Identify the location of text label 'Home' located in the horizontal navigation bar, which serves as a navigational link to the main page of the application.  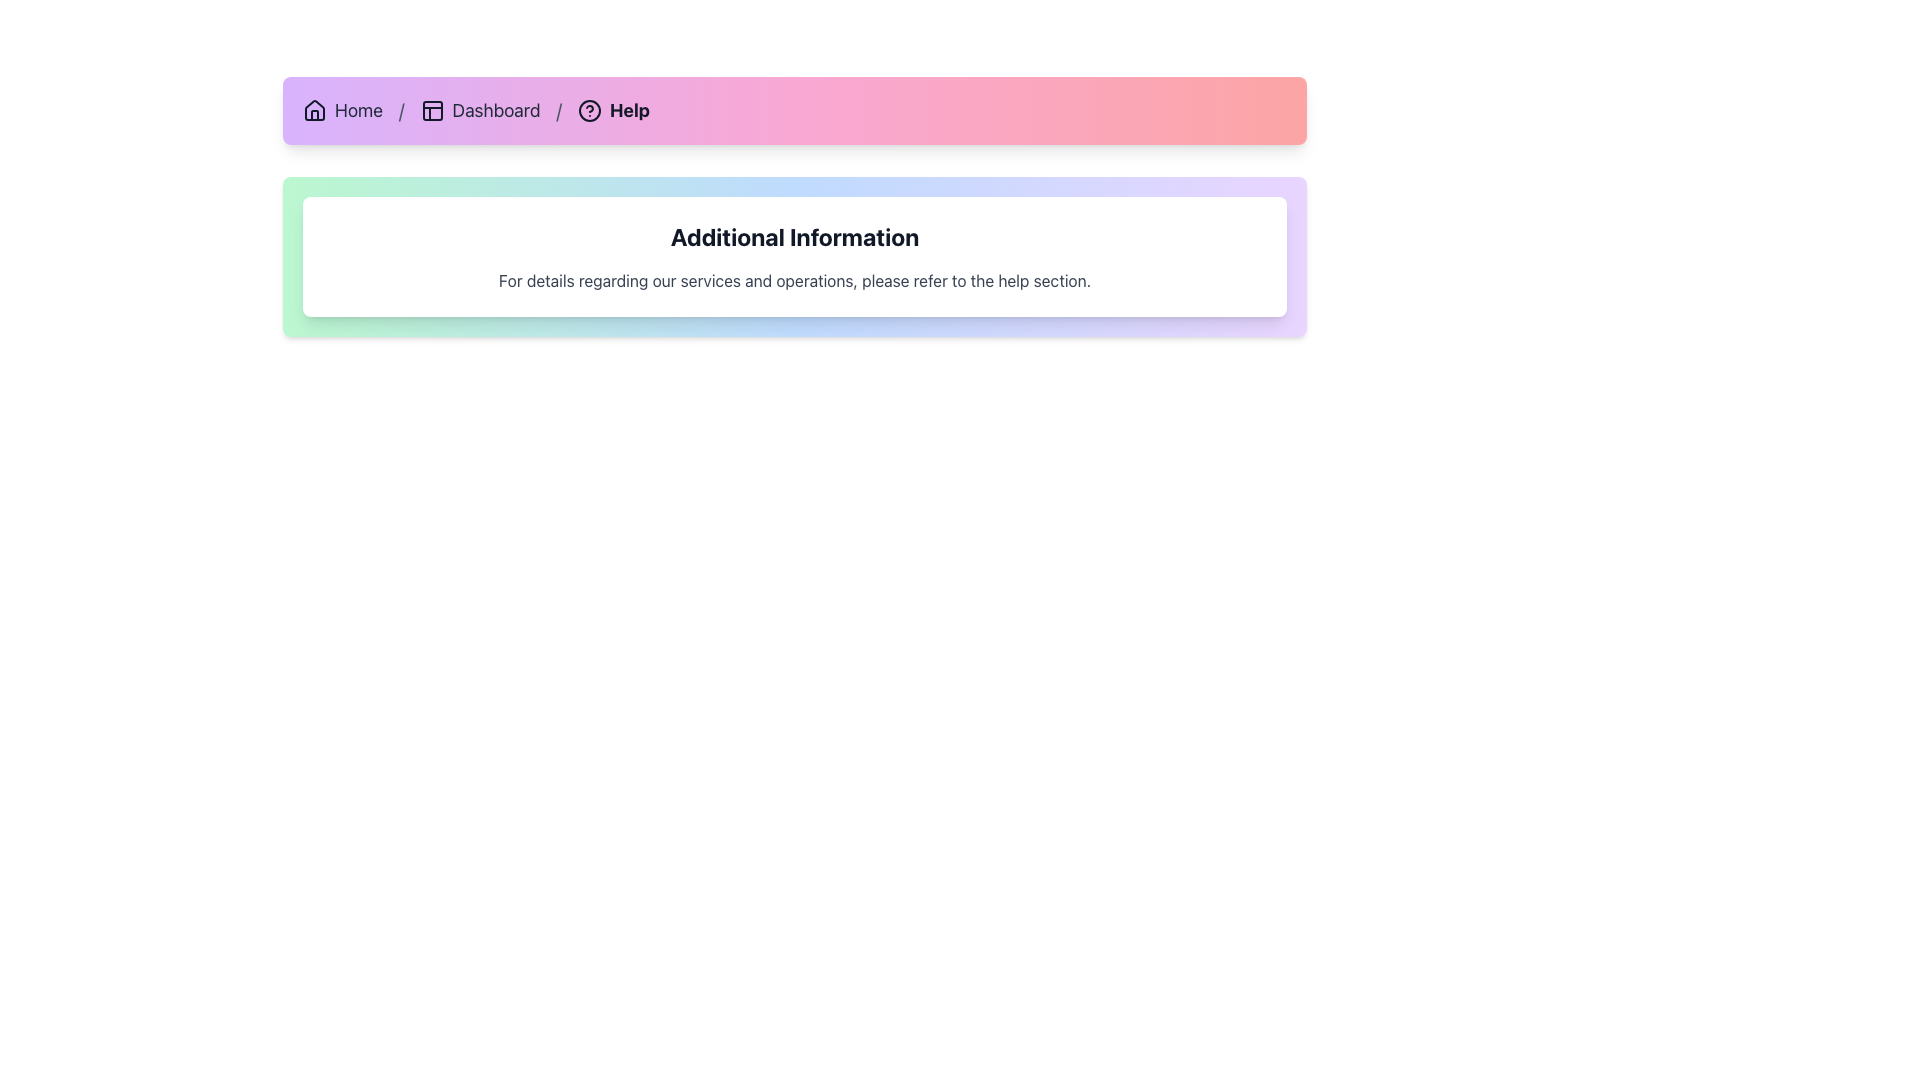
(359, 111).